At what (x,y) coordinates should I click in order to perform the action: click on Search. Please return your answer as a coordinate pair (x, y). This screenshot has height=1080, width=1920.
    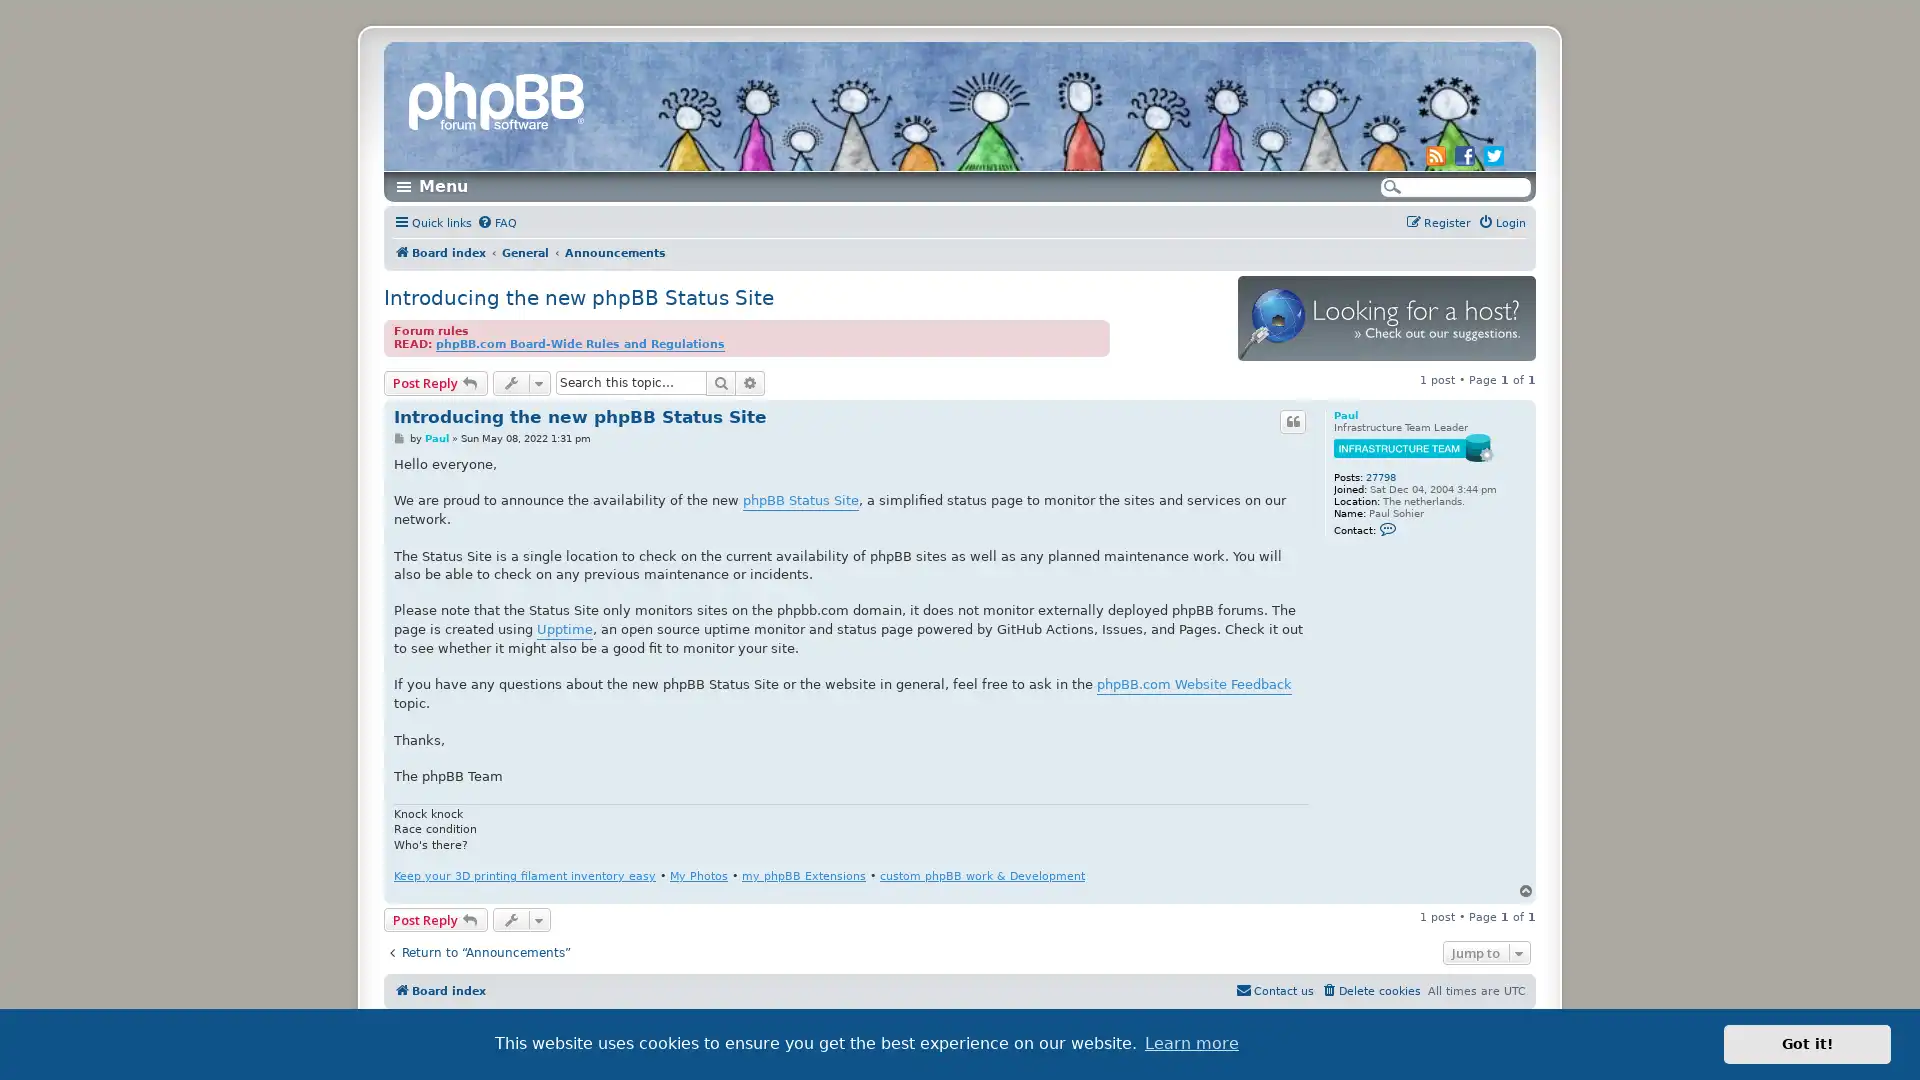
    Looking at the image, I should click on (720, 382).